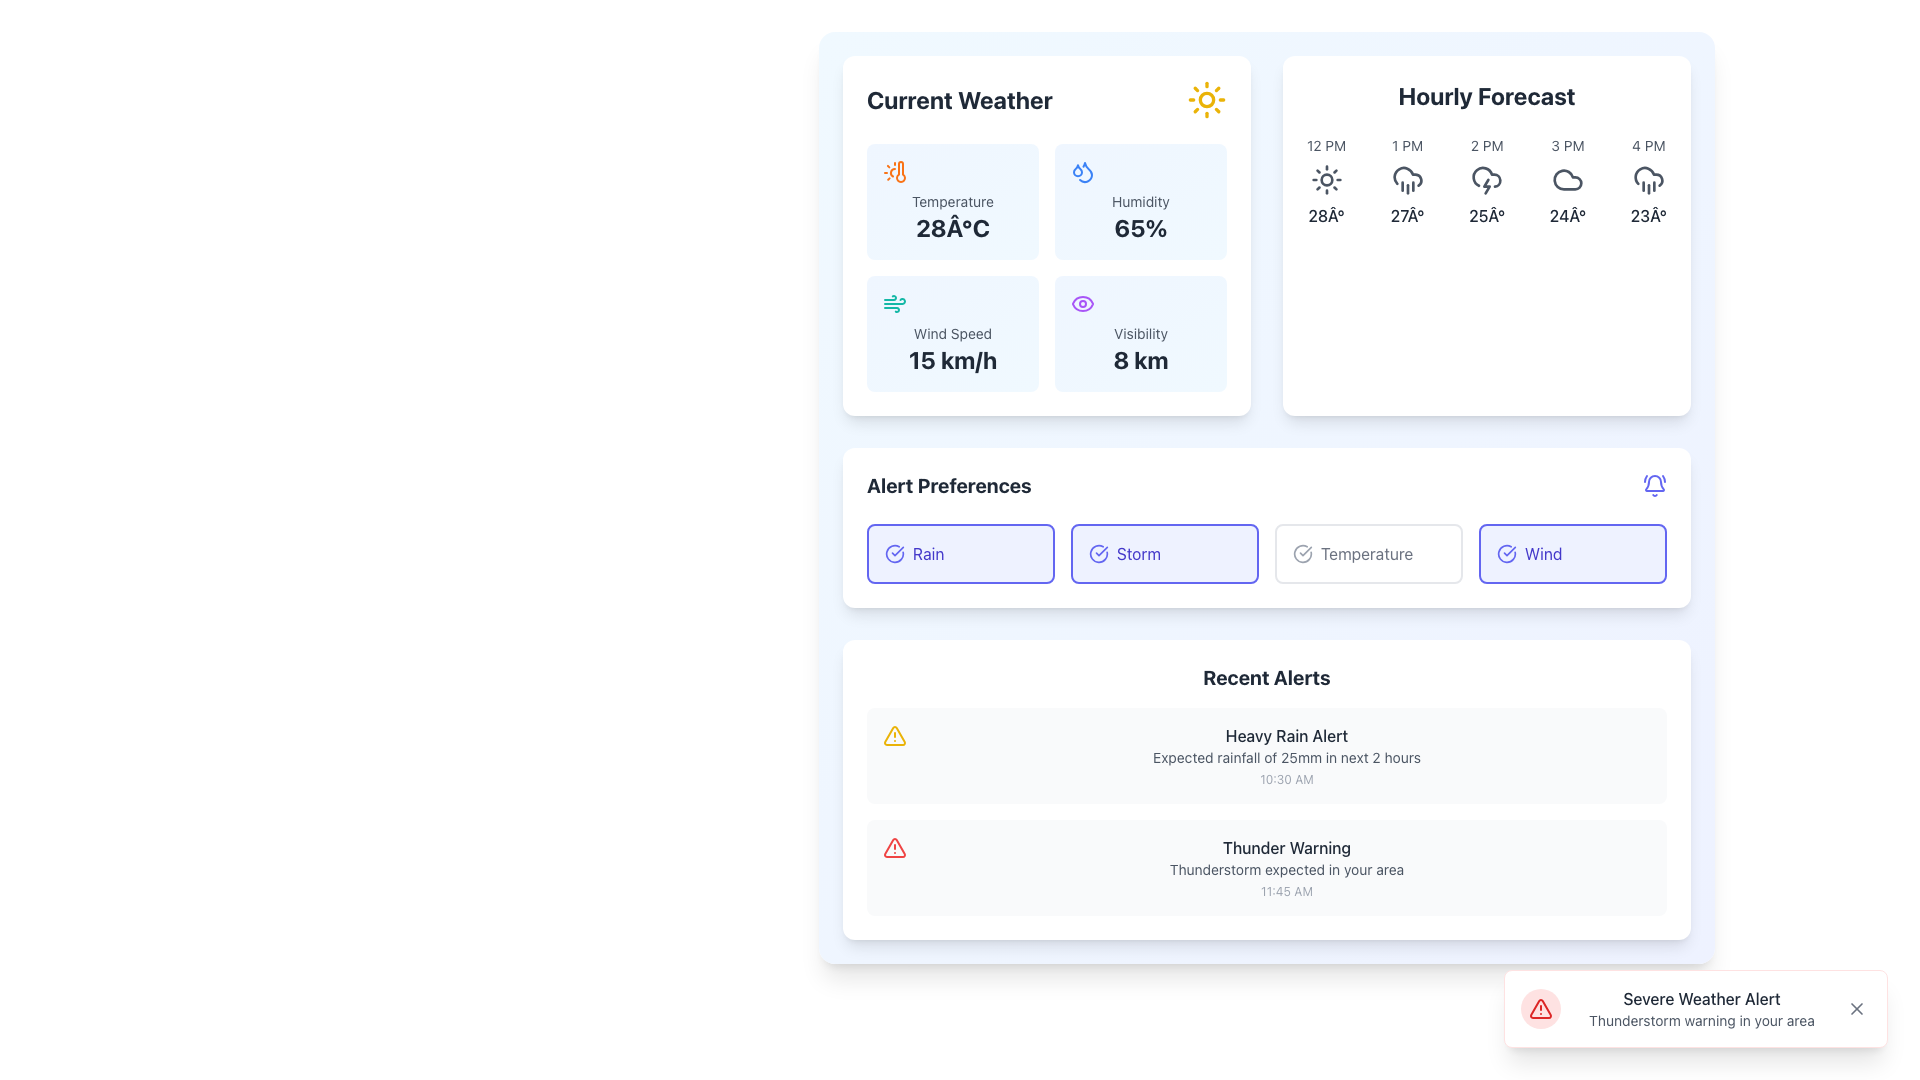 The image size is (1920, 1080). Describe the element at coordinates (1138, 554) in the screenshot. I see `the 'Storm' alerts text label located to the right of the checked circle icon in the 'Alert Preferences' section` at that location.